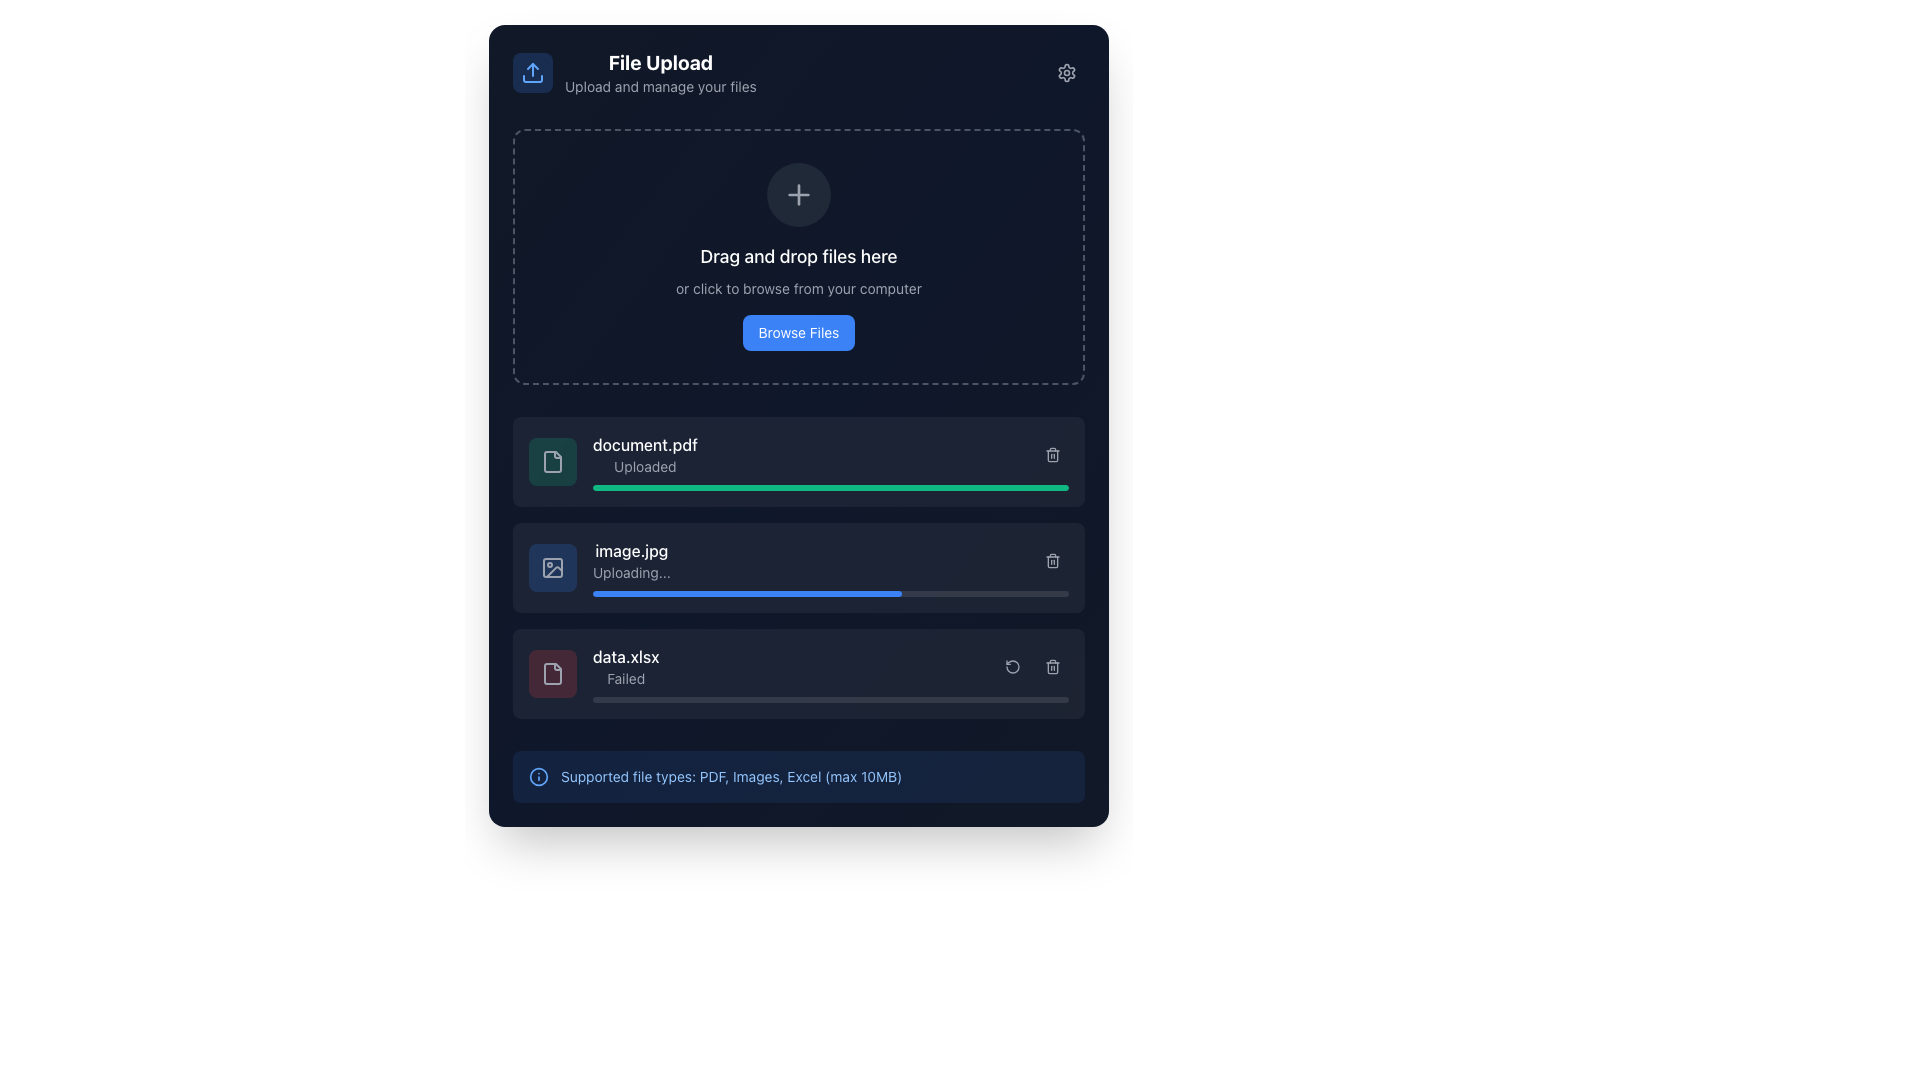 Image resolution: width=1920 pixels, height=1080 pixels. What do you see at coordinates (901, 698) in the screenshot?
I see `the progress` at bounding box center [901, 698].